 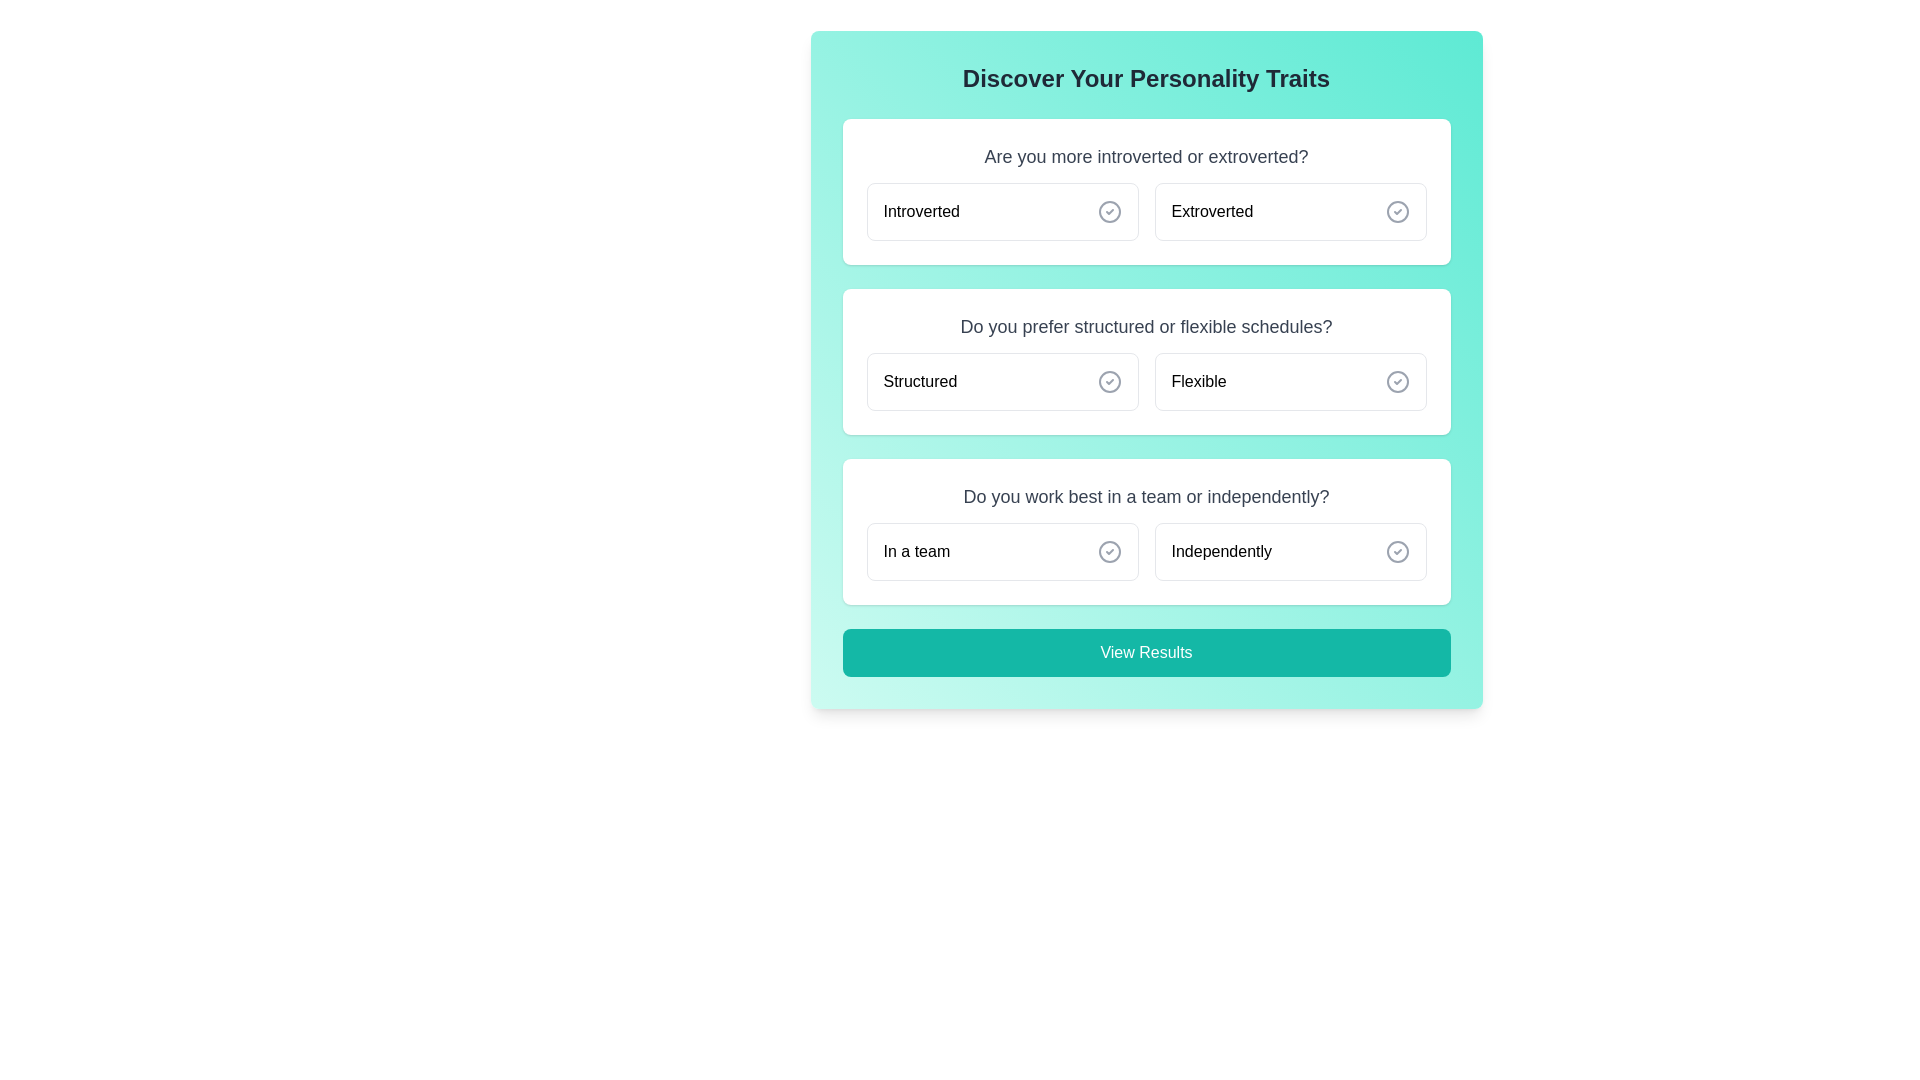 What do you see at coordinates (1220, 551) in the screenshot?
I see `text label displaying 'Independently' located on the far right side of the option group for the question 'Do you work best in a team or independently?'` at bounding box center [1220, 551].